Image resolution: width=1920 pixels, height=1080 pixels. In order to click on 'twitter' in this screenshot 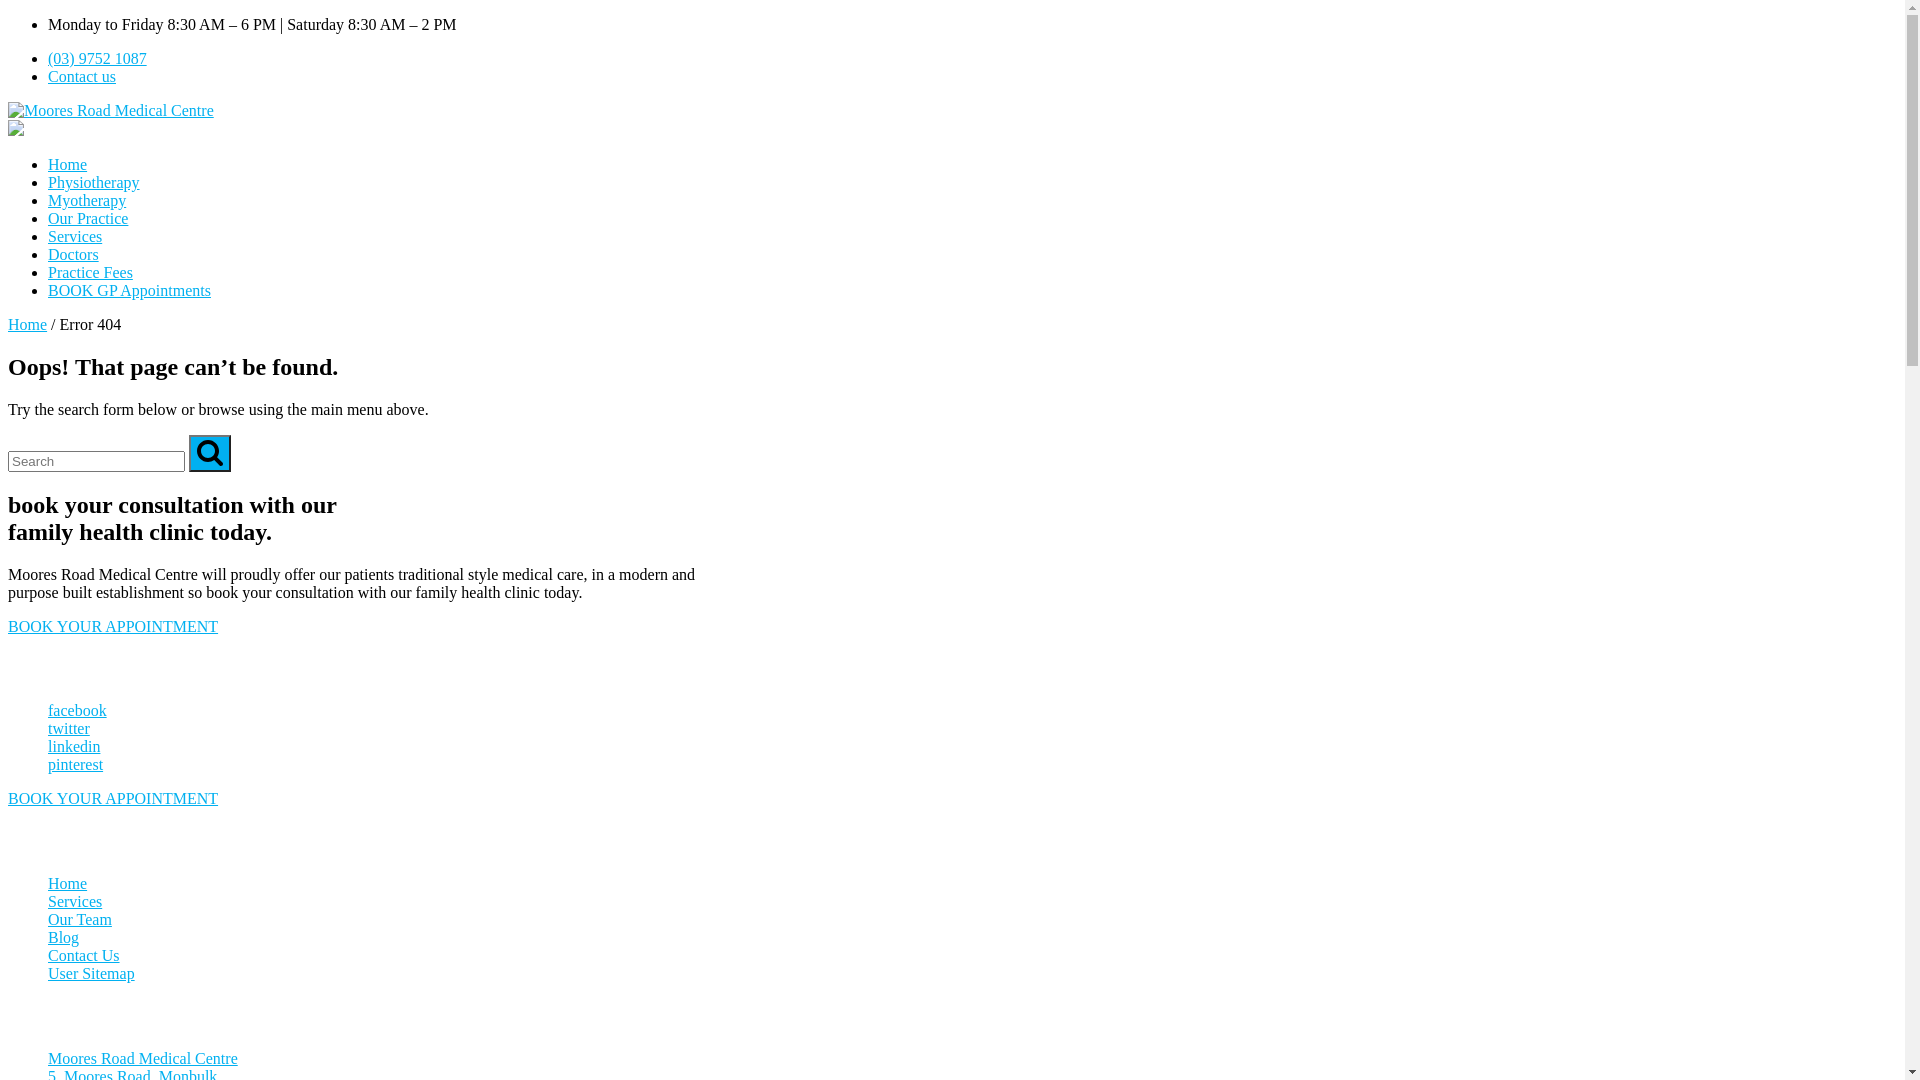, I will do `click(48, 728)`.